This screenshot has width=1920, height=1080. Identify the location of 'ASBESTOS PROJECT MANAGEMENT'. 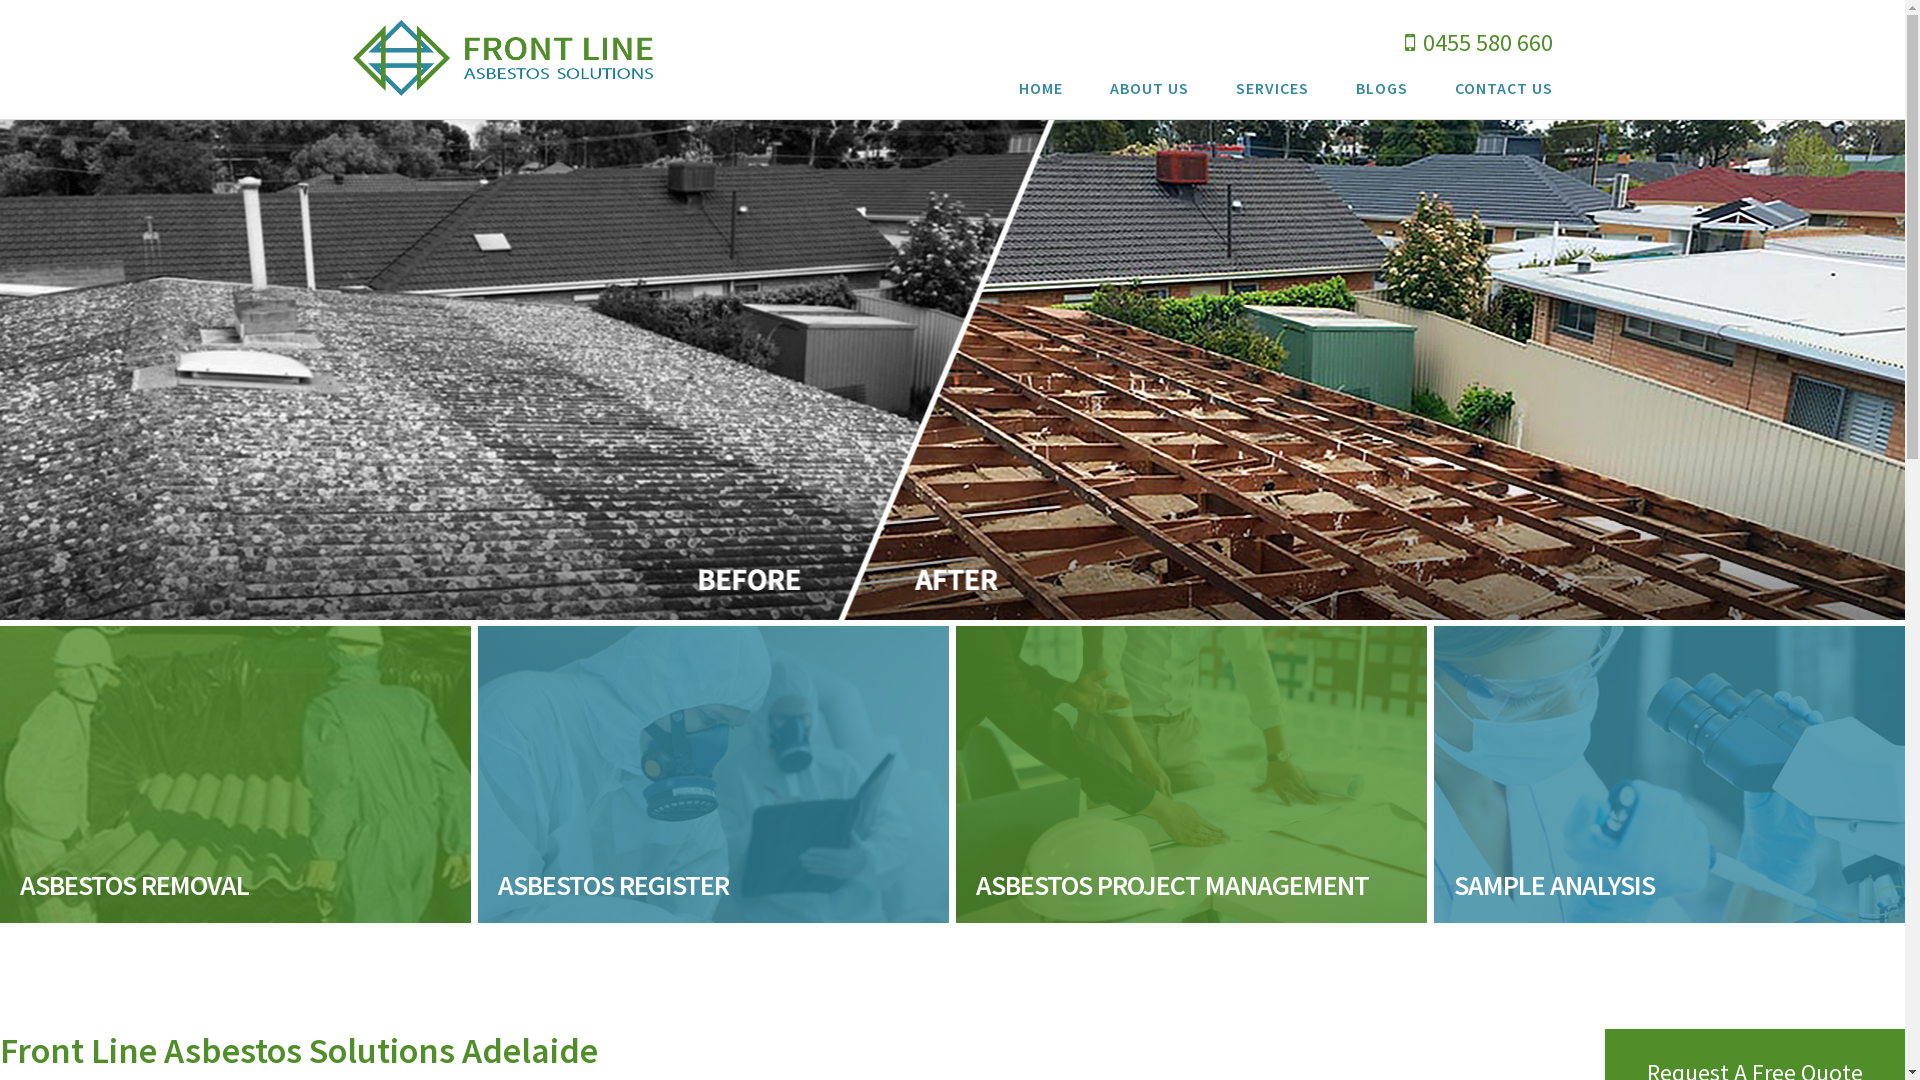
(1191, 773).